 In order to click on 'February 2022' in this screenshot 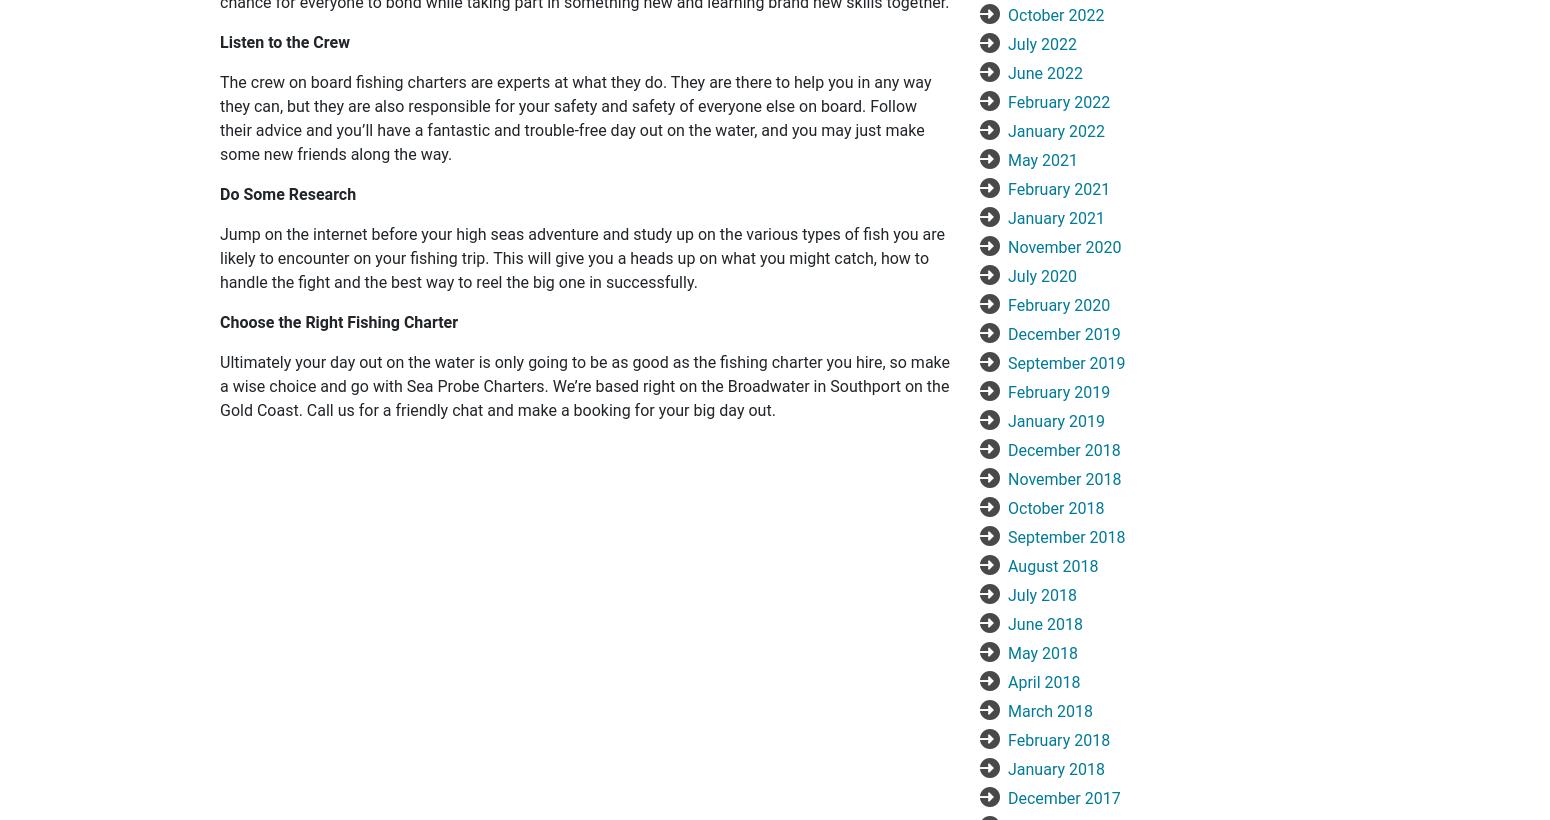, I will do `click(1058, 101)`.